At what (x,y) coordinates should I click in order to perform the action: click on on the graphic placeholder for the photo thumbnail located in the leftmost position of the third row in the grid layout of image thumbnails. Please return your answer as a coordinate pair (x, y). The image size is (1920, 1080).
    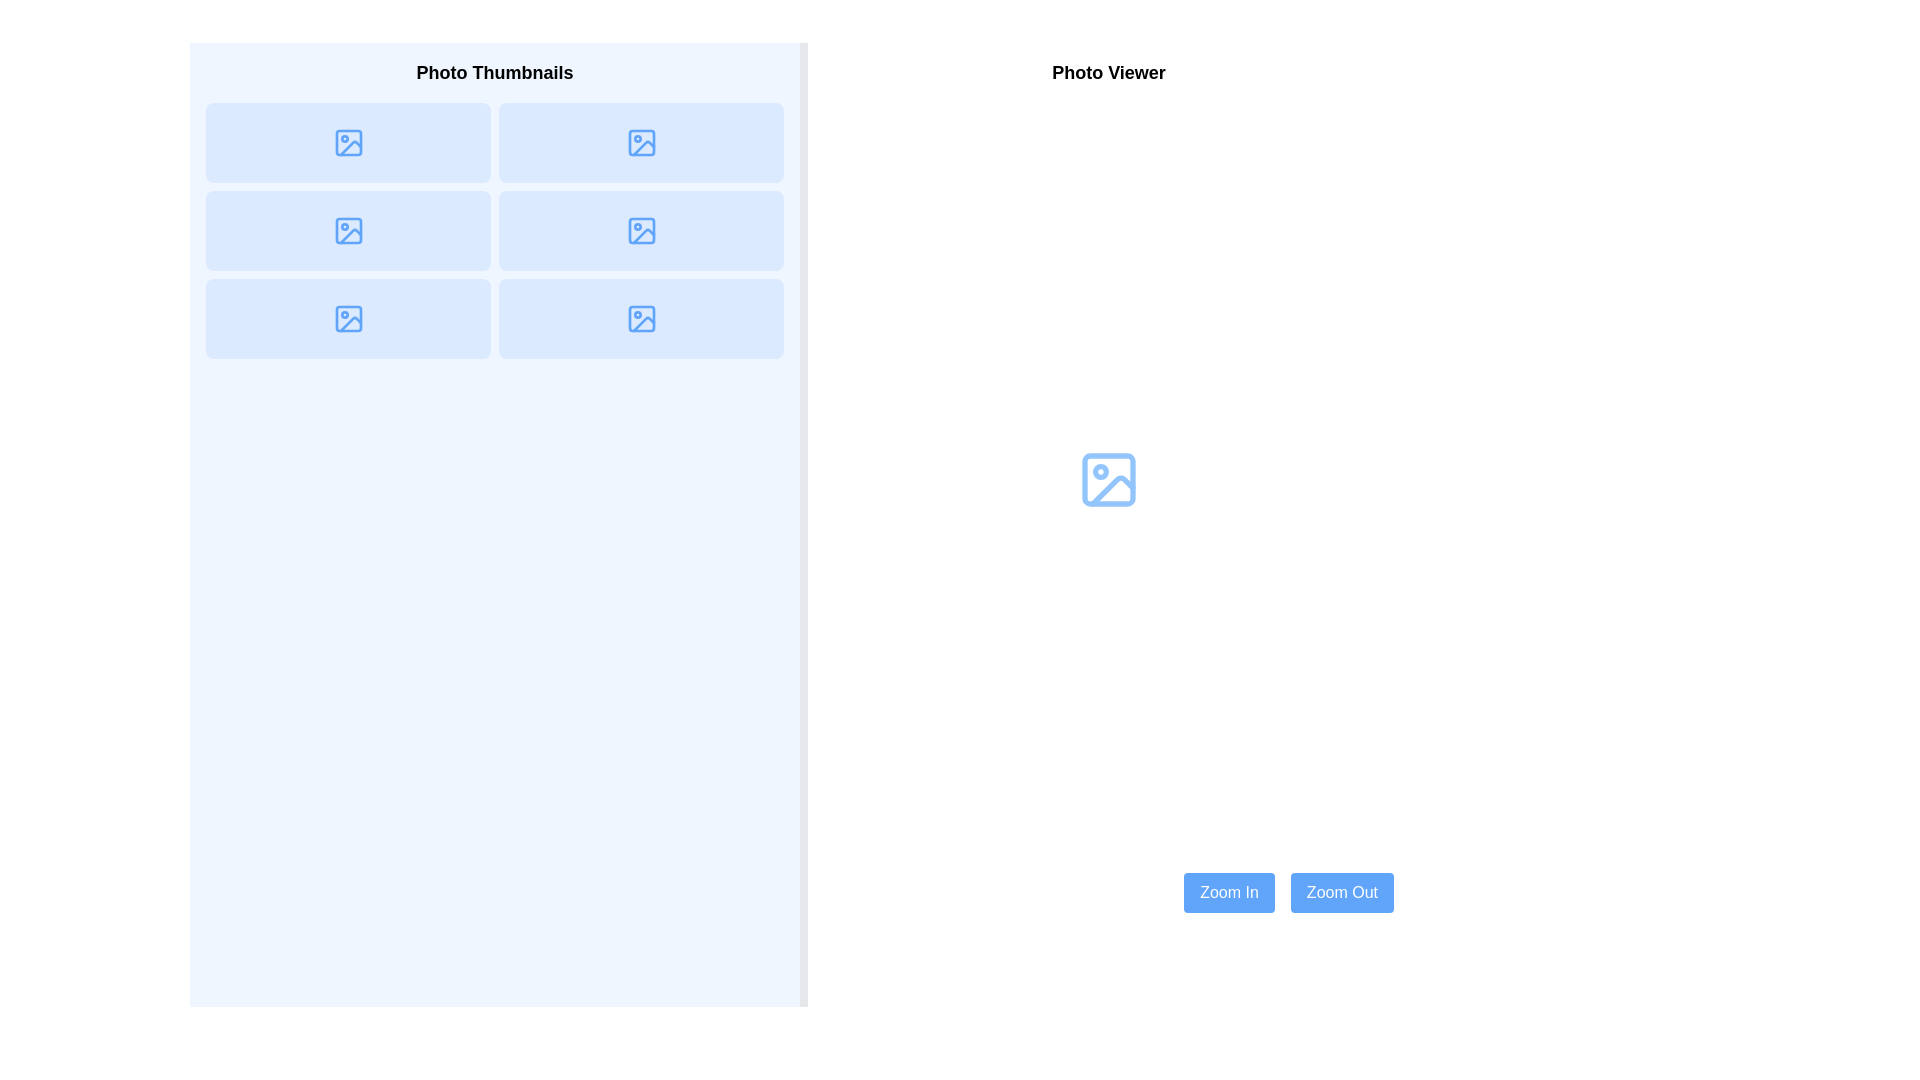
    Looking at the image, I should click on (348, 318).